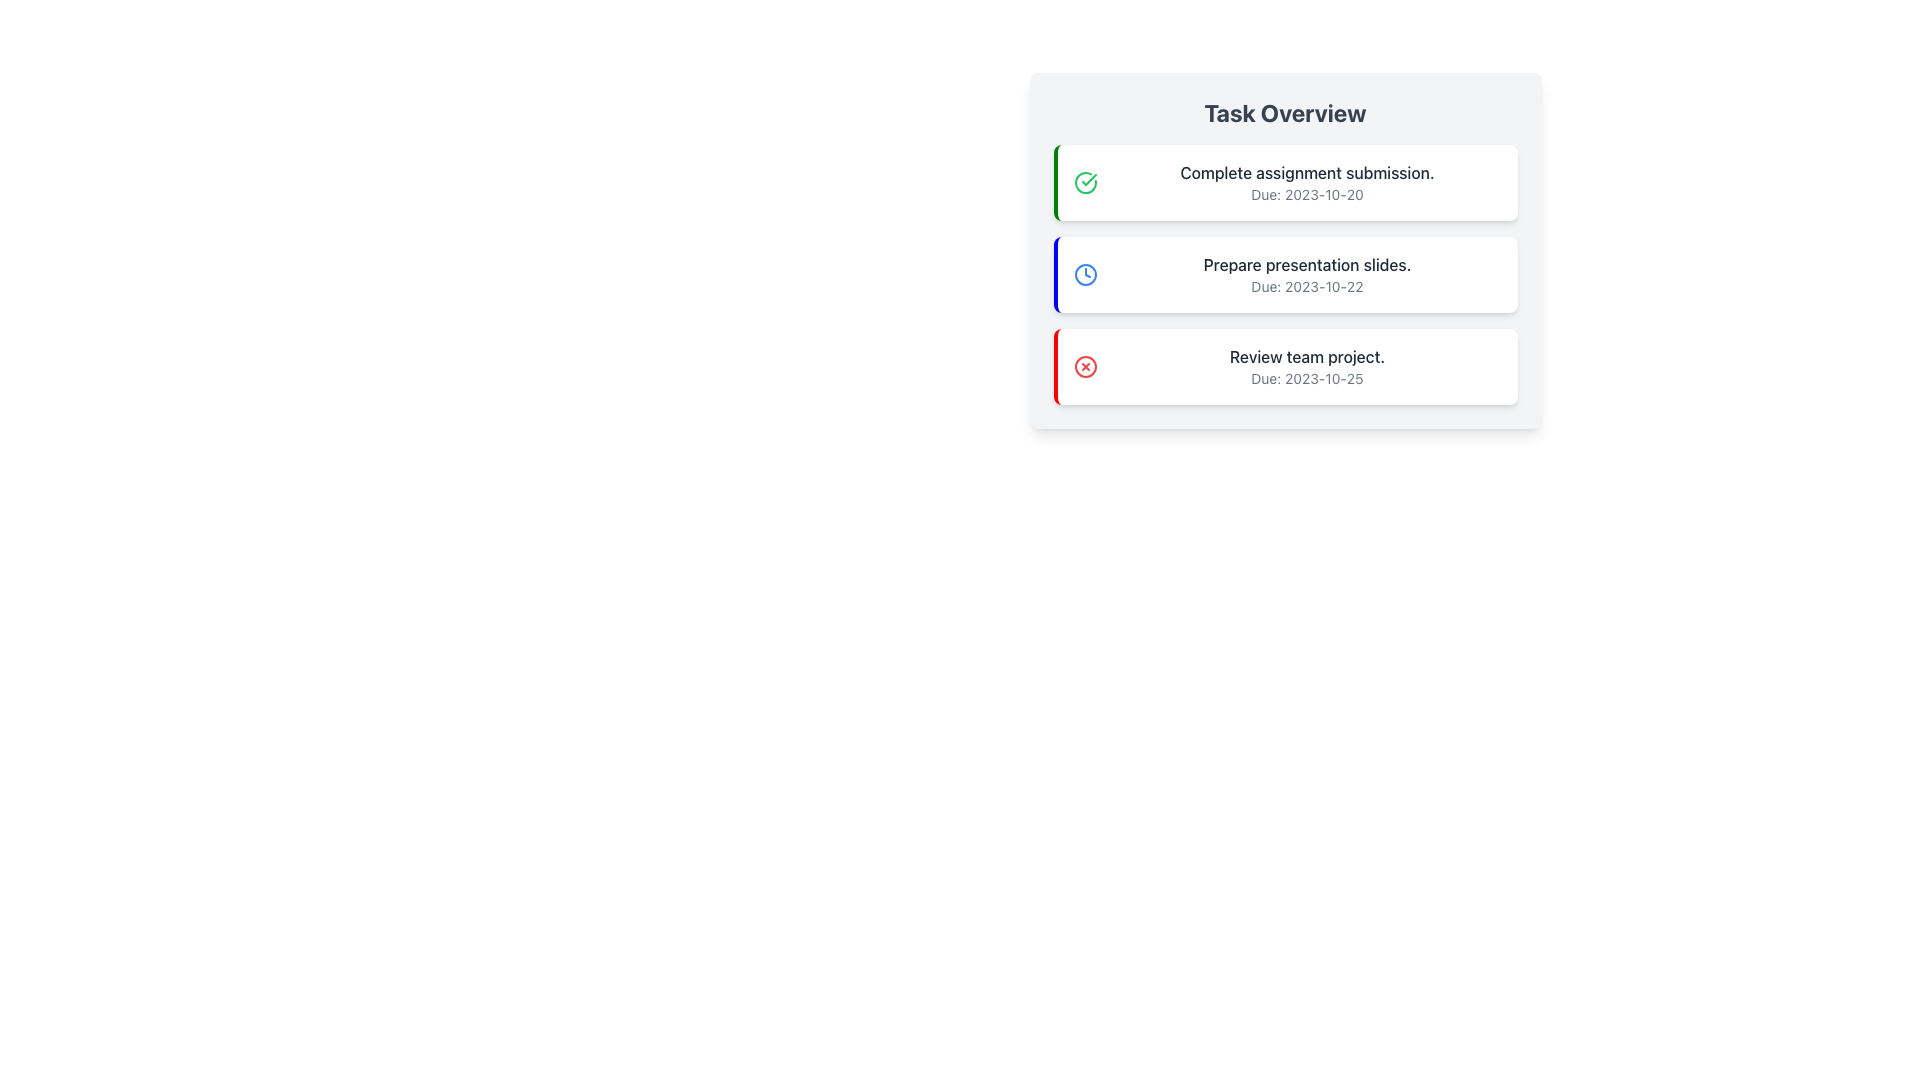 The height and width of the screenshot is (1080, 1920). What do you see at coordinates (1307, 182) in the screenshot?
I see `the text display component that shows 'Complete assignment submission.' with due date 'Due: 2023-10-20' in the task overview section` at bounding box center [1307, 182].